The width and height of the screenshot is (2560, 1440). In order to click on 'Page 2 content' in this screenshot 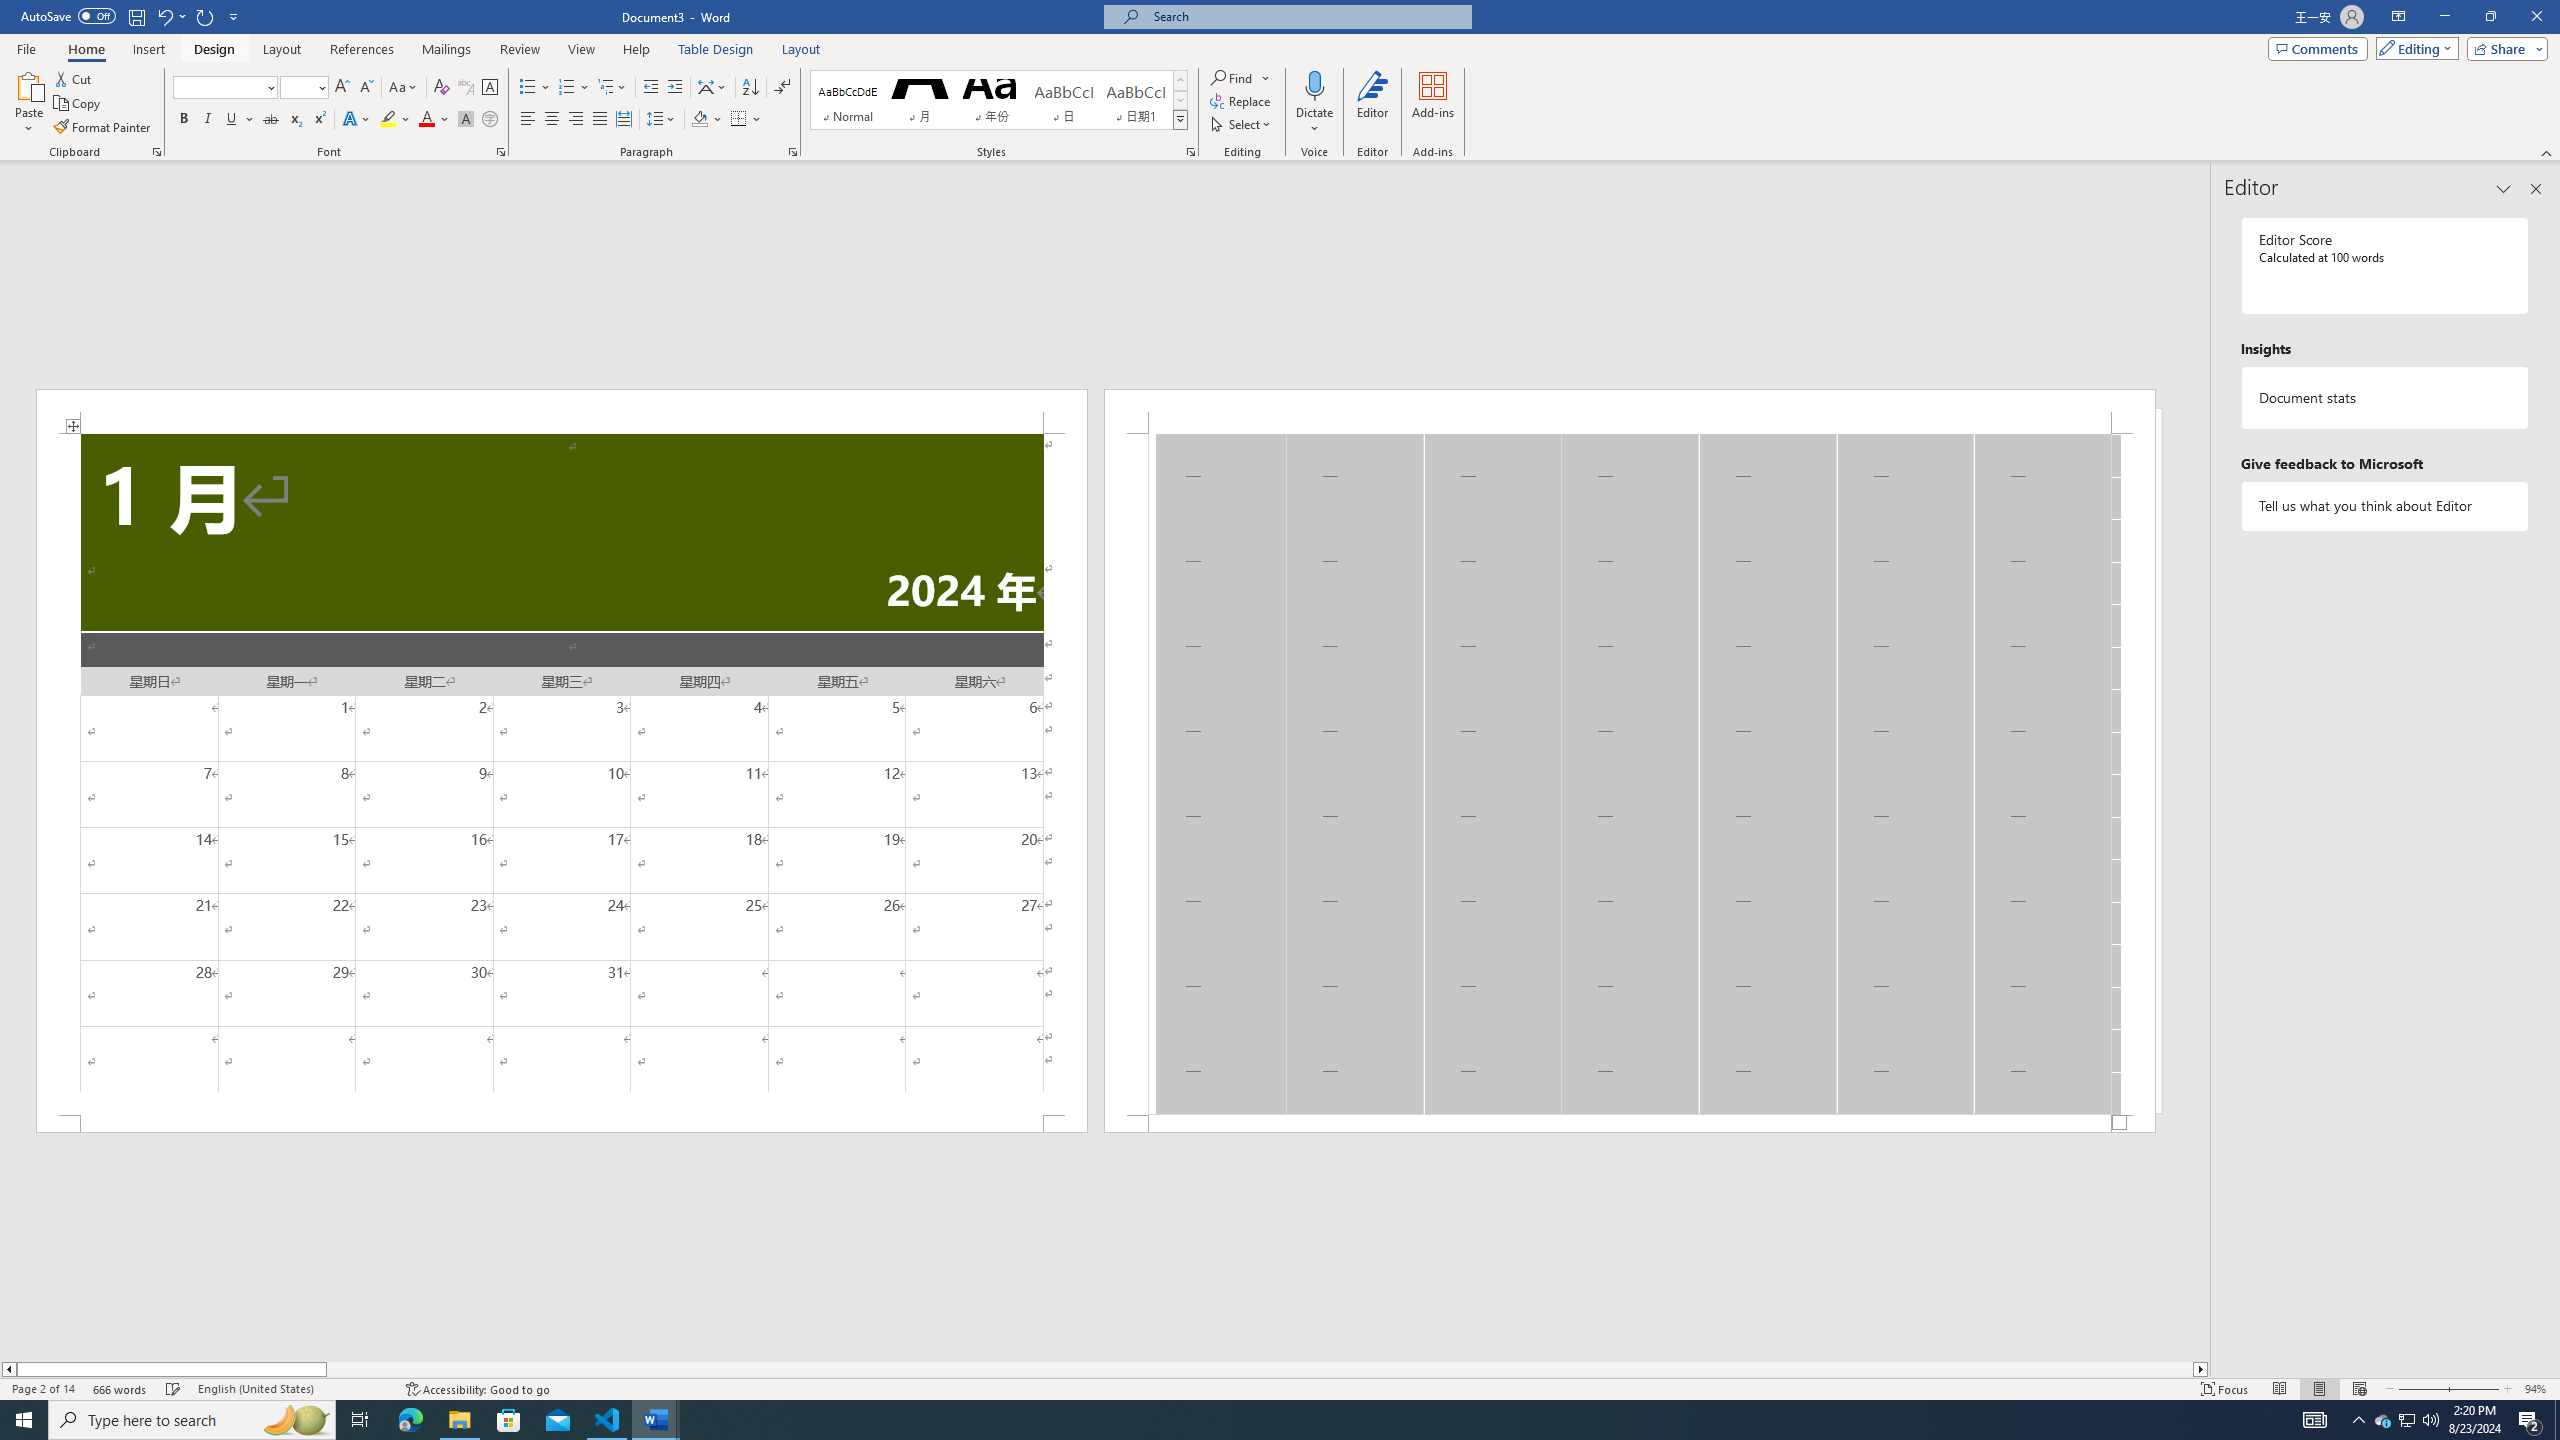, I will do `click(1628, 773)`.